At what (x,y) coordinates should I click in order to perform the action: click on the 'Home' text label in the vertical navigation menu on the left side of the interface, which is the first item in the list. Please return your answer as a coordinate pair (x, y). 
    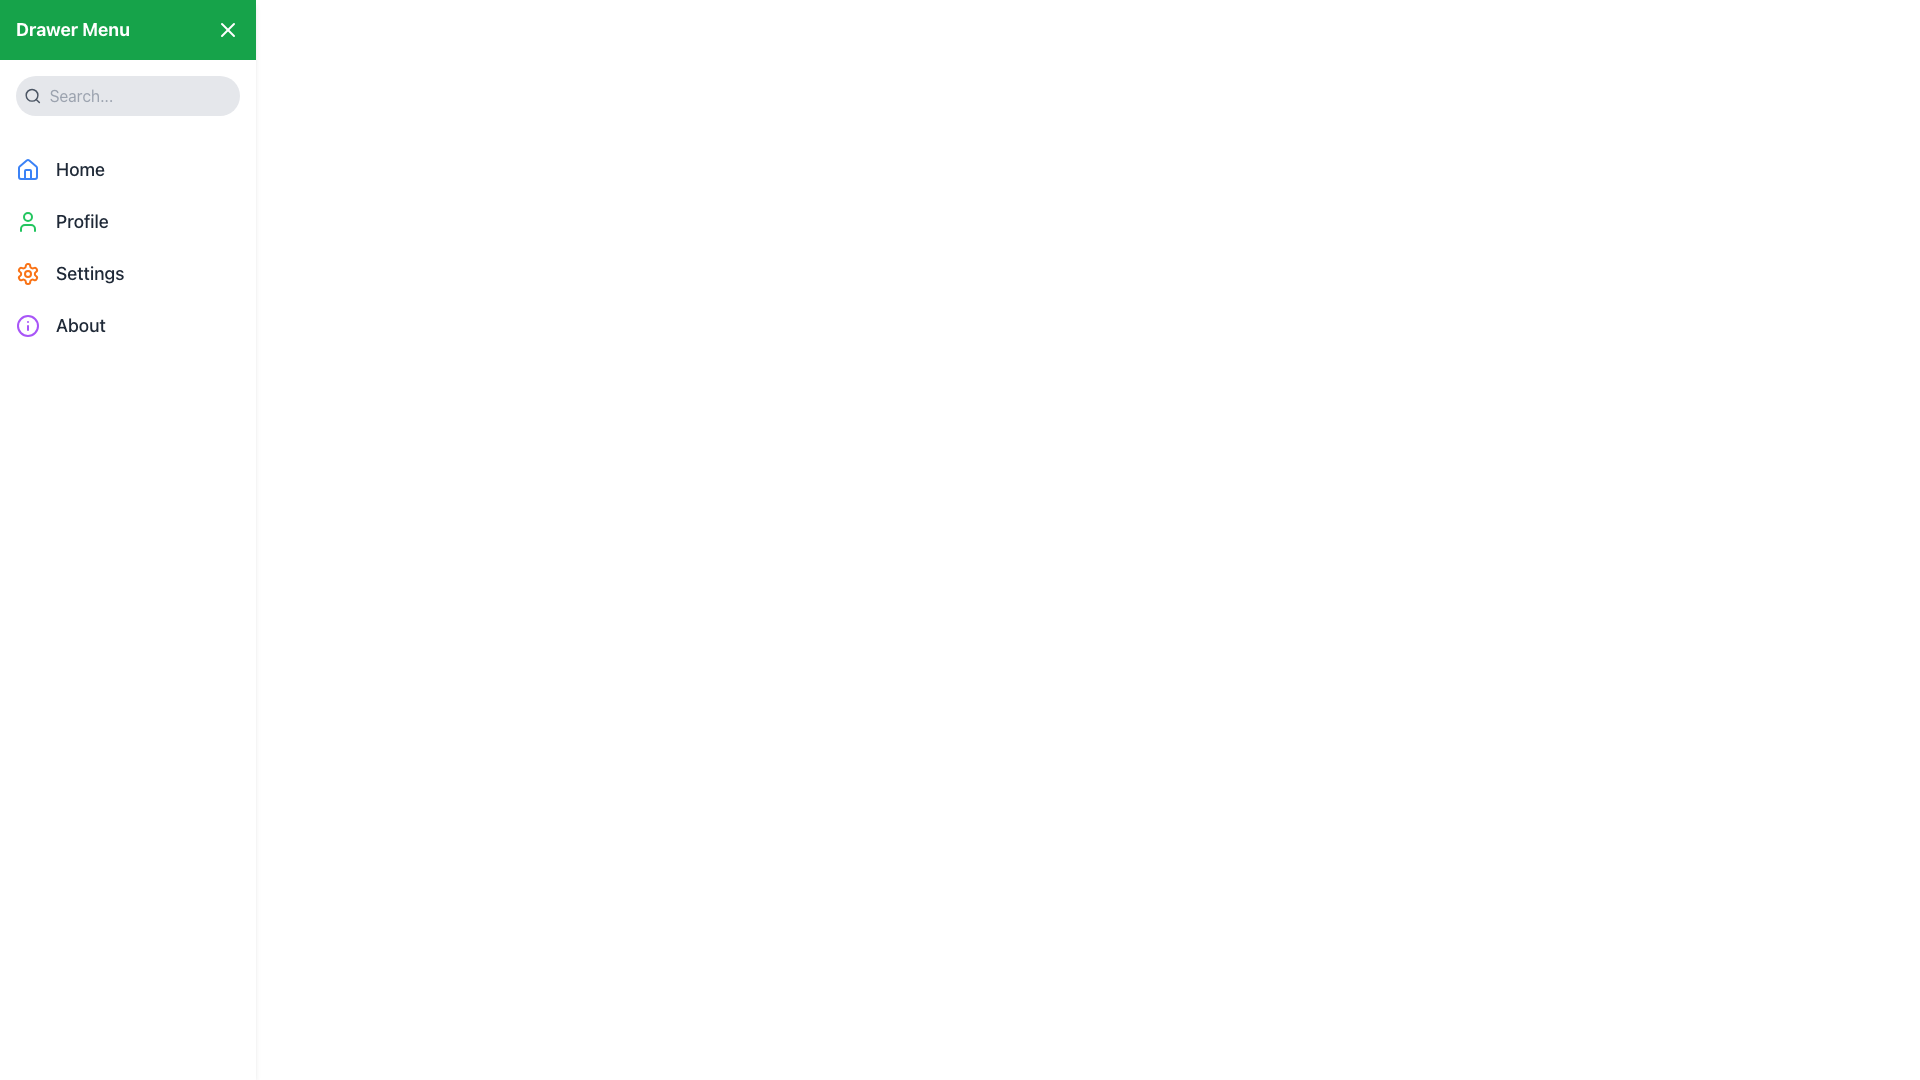
    Looking at the image, I should click on (80, 168).